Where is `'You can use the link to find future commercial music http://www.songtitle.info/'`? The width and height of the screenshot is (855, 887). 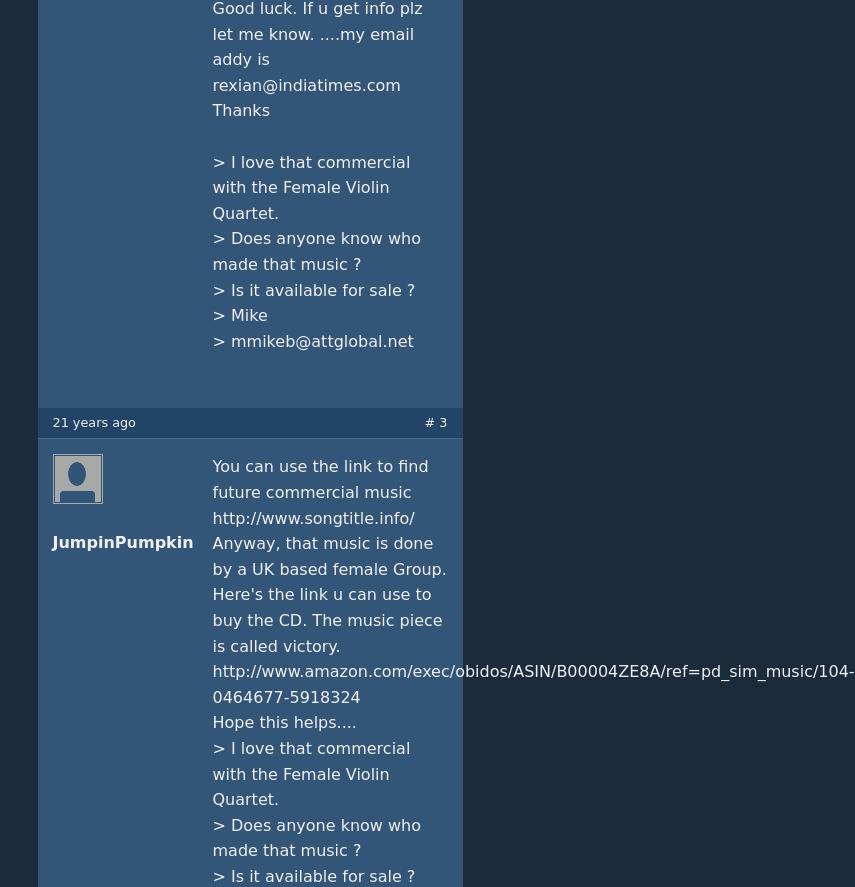 'You can use the link to find future commercial music http://www.songtitle.info/' is located at coordinates (319, 491).